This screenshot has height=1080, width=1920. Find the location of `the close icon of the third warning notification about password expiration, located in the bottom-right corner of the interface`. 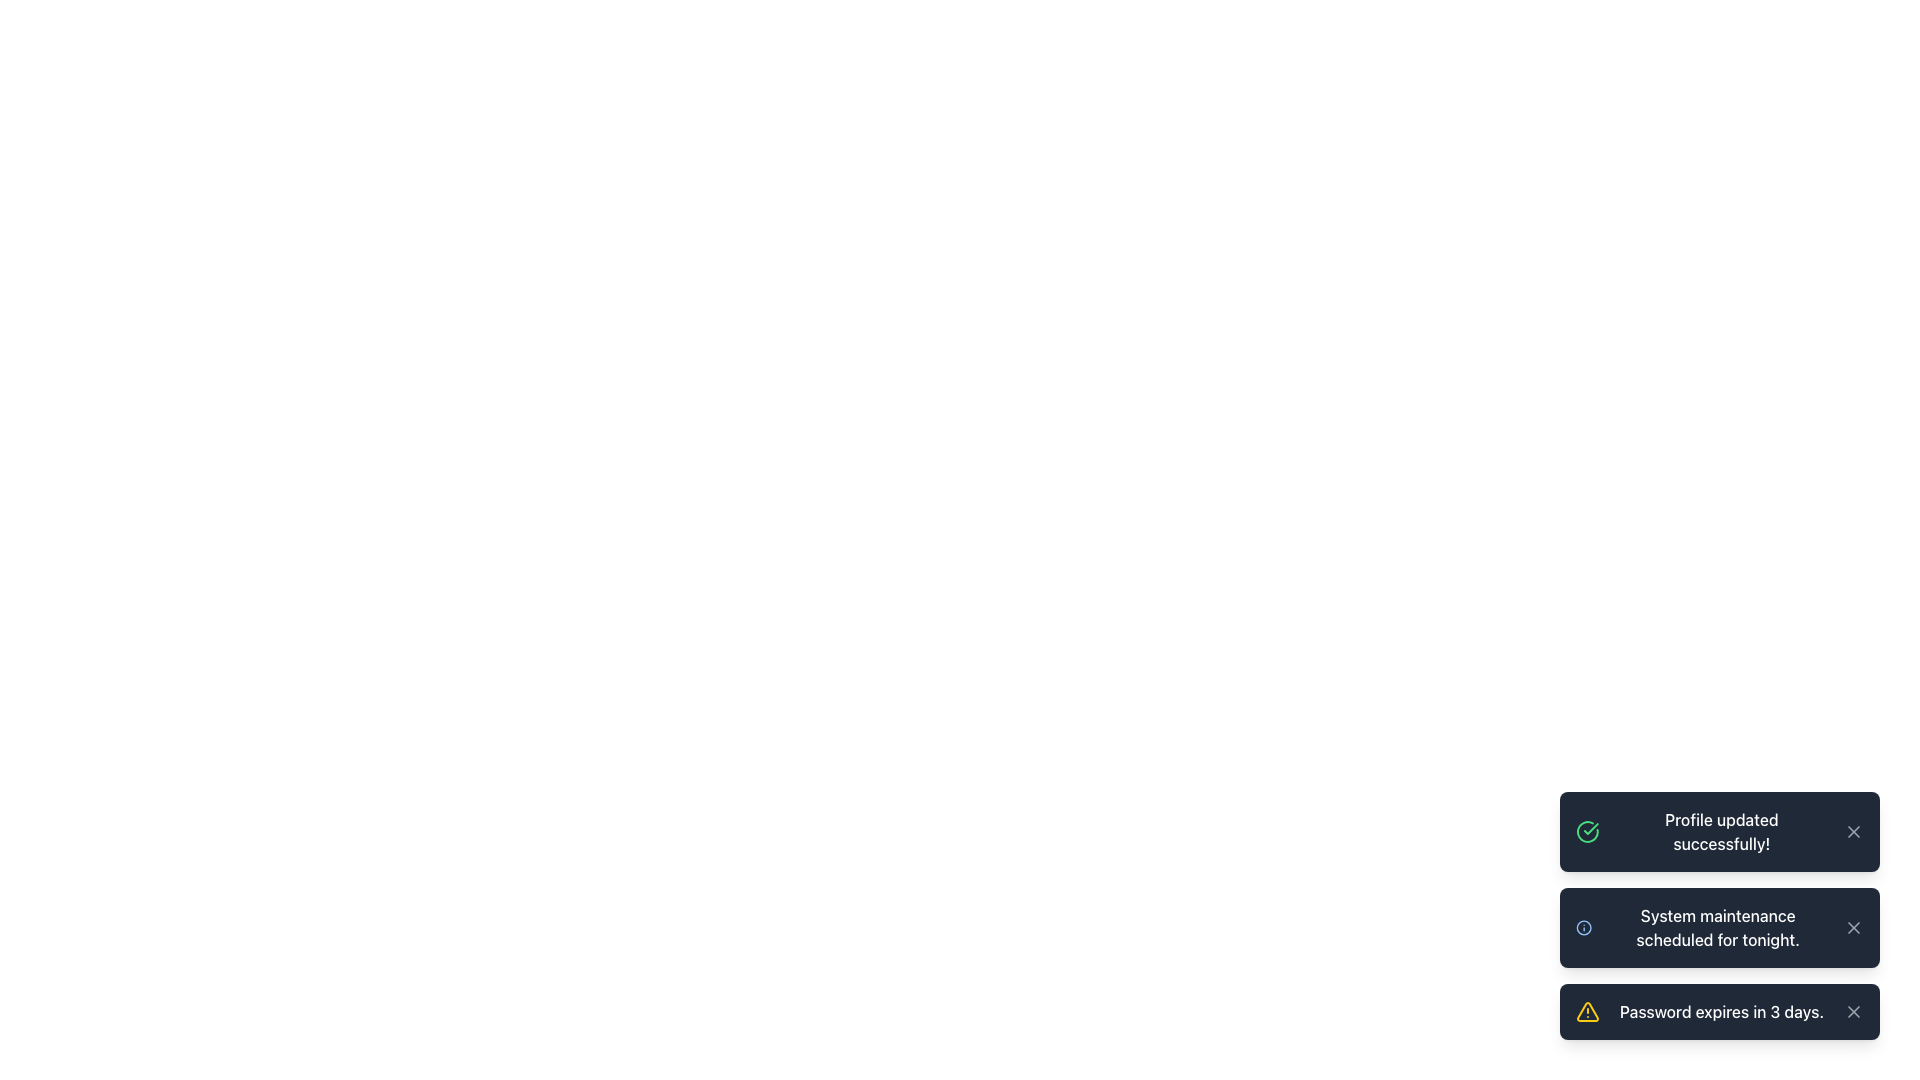

the close icon of the third warning notification about password expiration, located in the bottom-right corner of the interface is located at coordinates (1718, 1011).